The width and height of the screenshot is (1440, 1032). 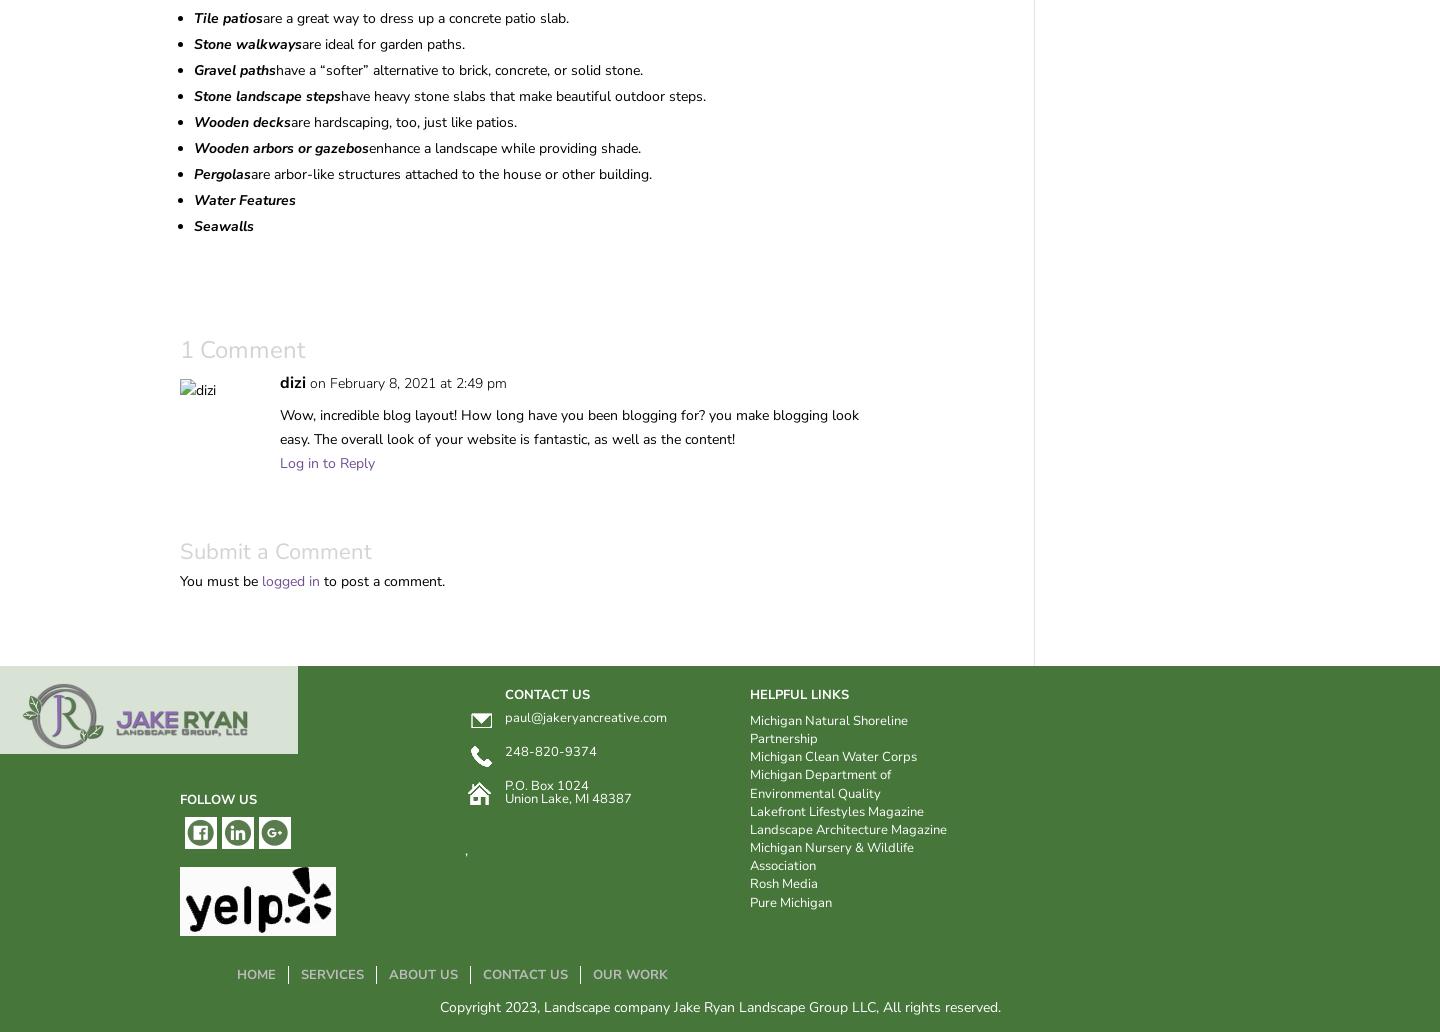 I want to click on 'enhance a landscape while providing shade.', so click(x=504, y=147).